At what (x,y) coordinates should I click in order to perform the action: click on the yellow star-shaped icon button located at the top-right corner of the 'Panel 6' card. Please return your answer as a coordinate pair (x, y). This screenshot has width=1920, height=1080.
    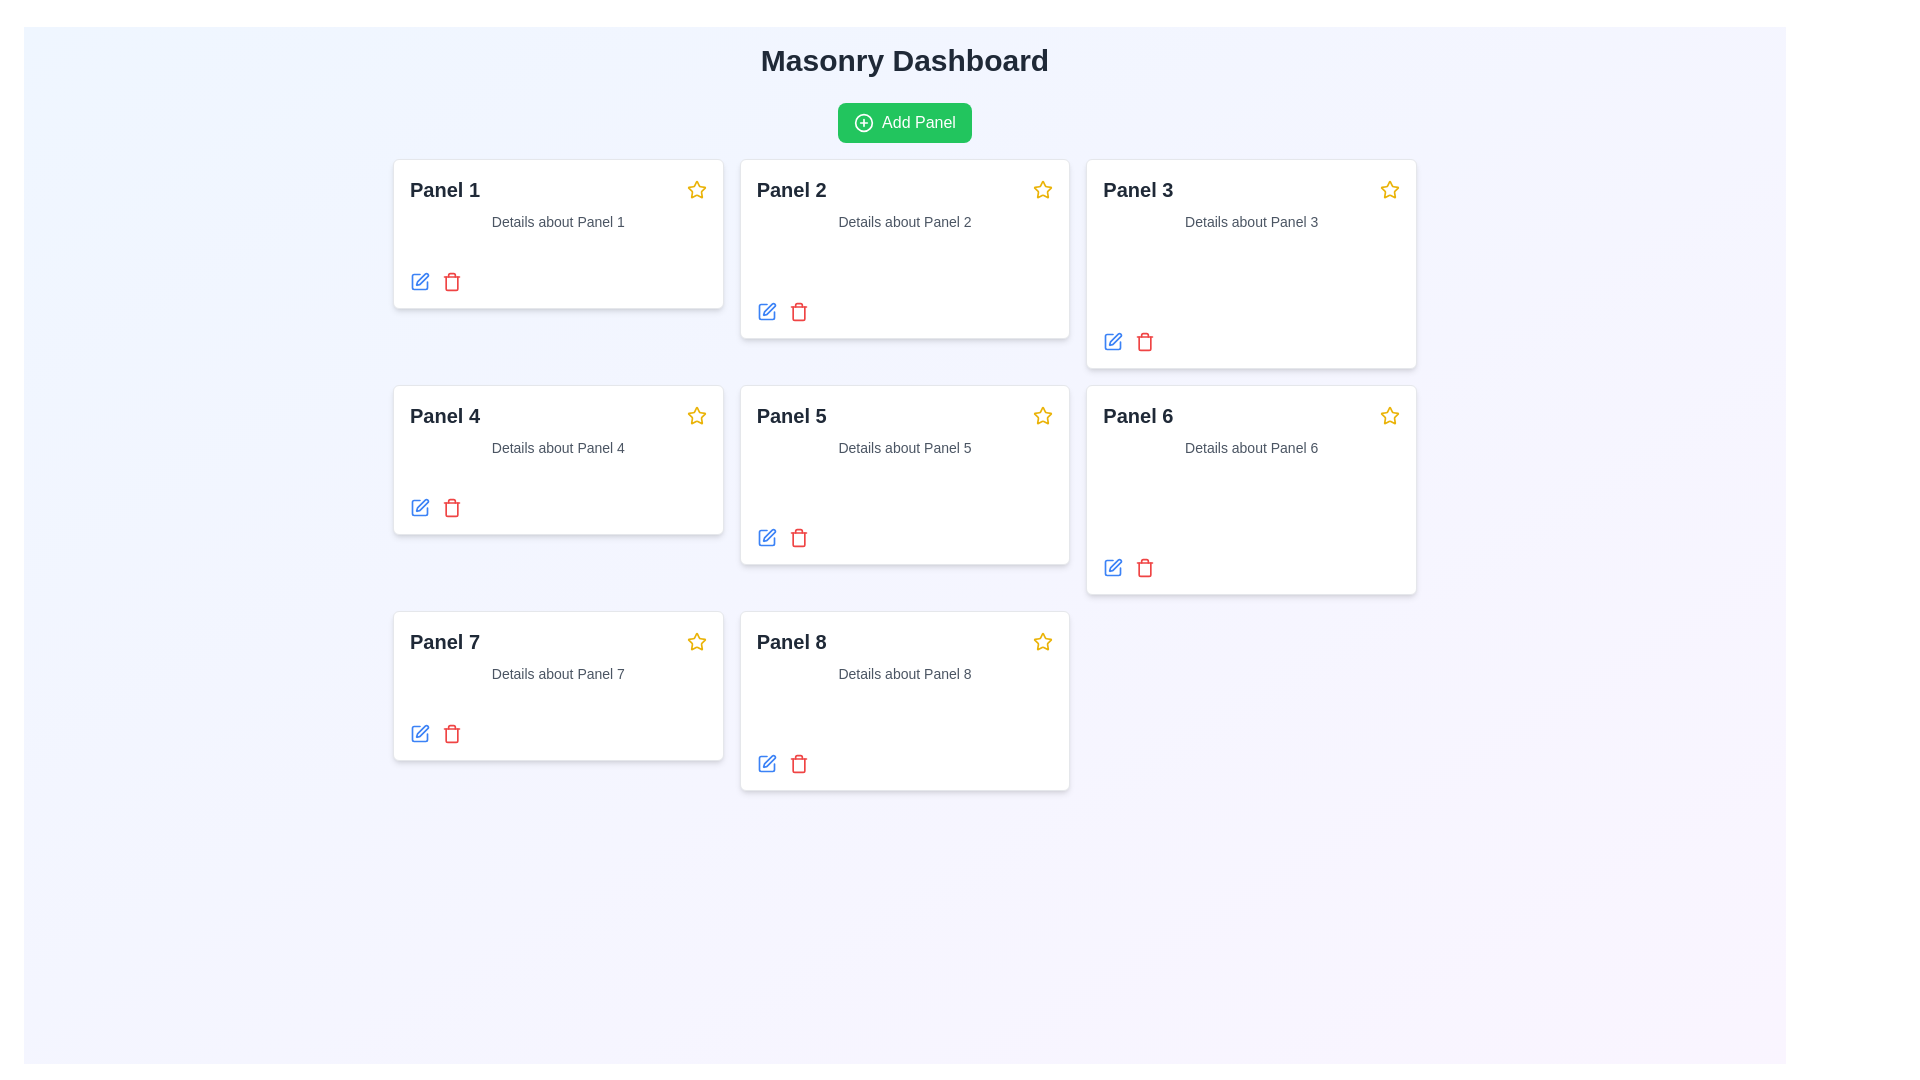
    Looking at the image, I should click on (1388, 415).